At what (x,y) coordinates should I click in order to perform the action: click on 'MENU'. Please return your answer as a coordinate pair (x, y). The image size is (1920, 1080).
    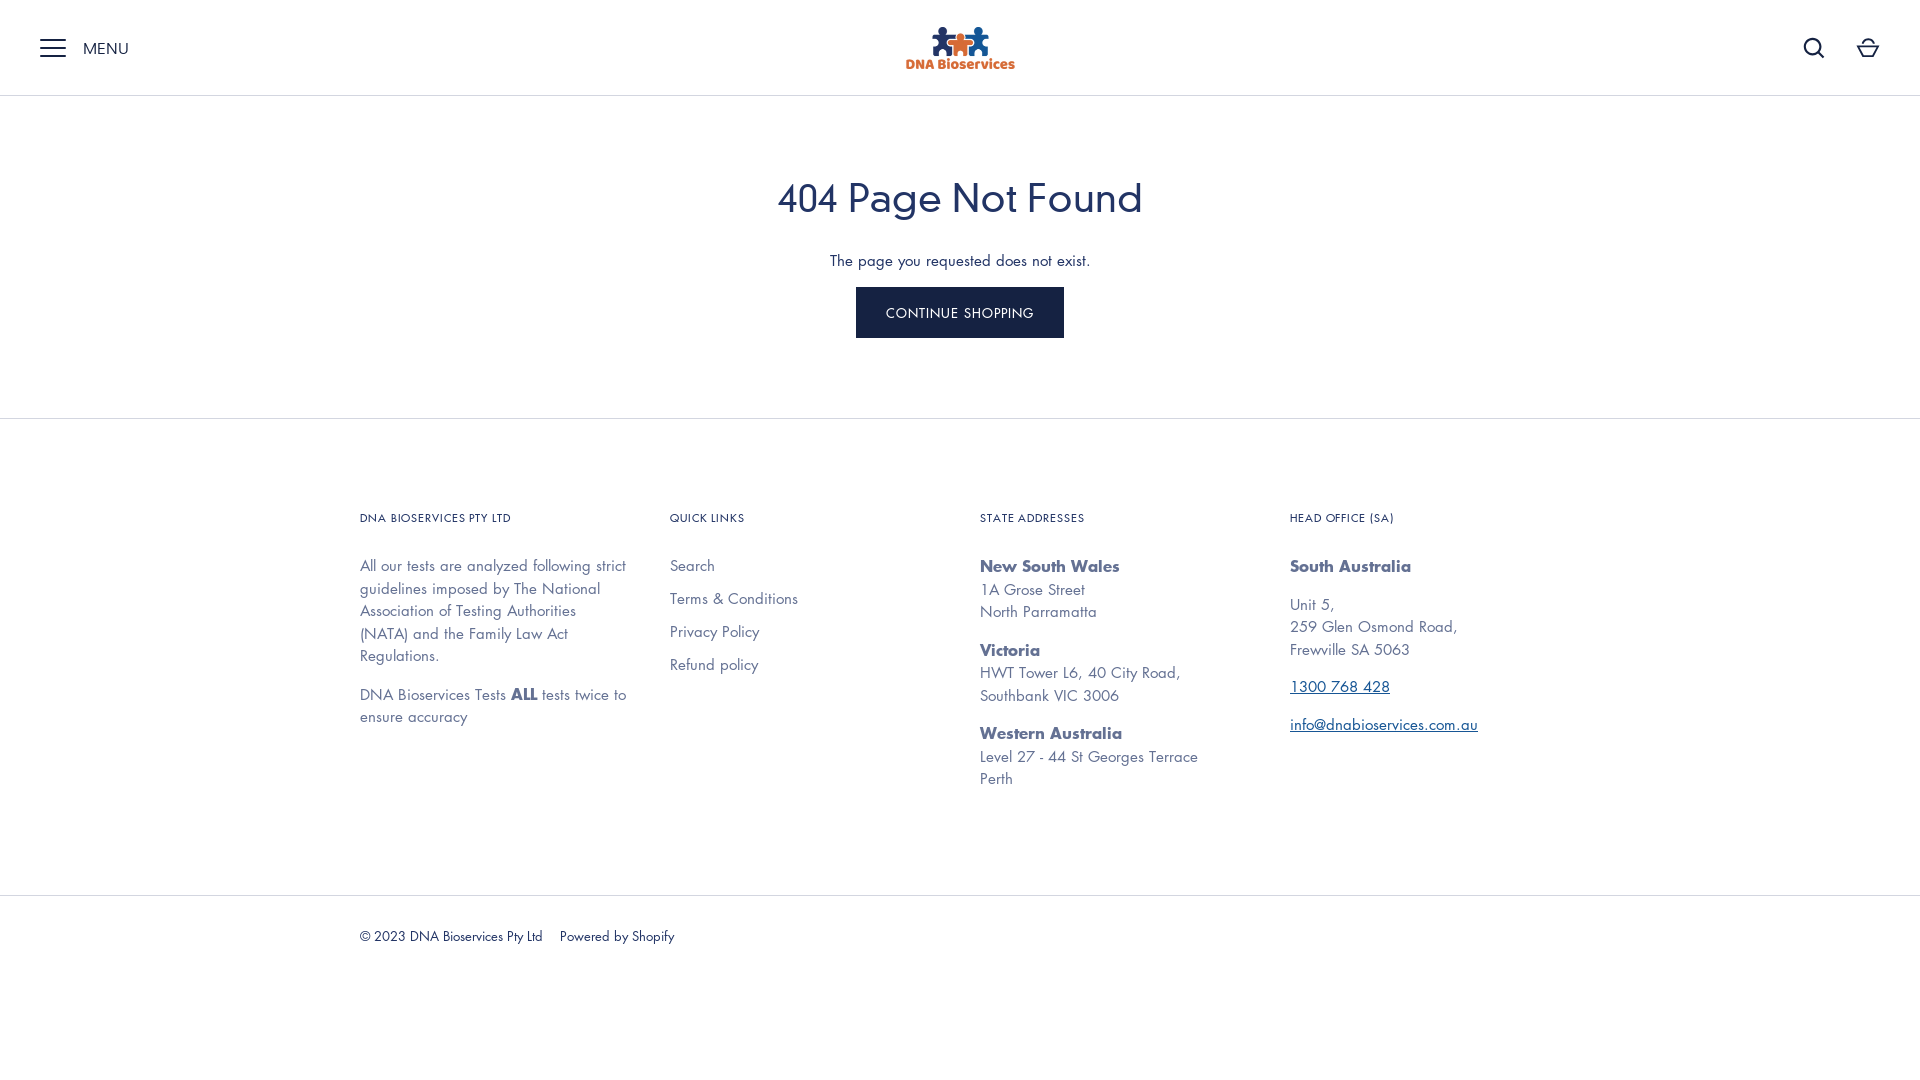
    Looking at the image, I should click on (52, 46).